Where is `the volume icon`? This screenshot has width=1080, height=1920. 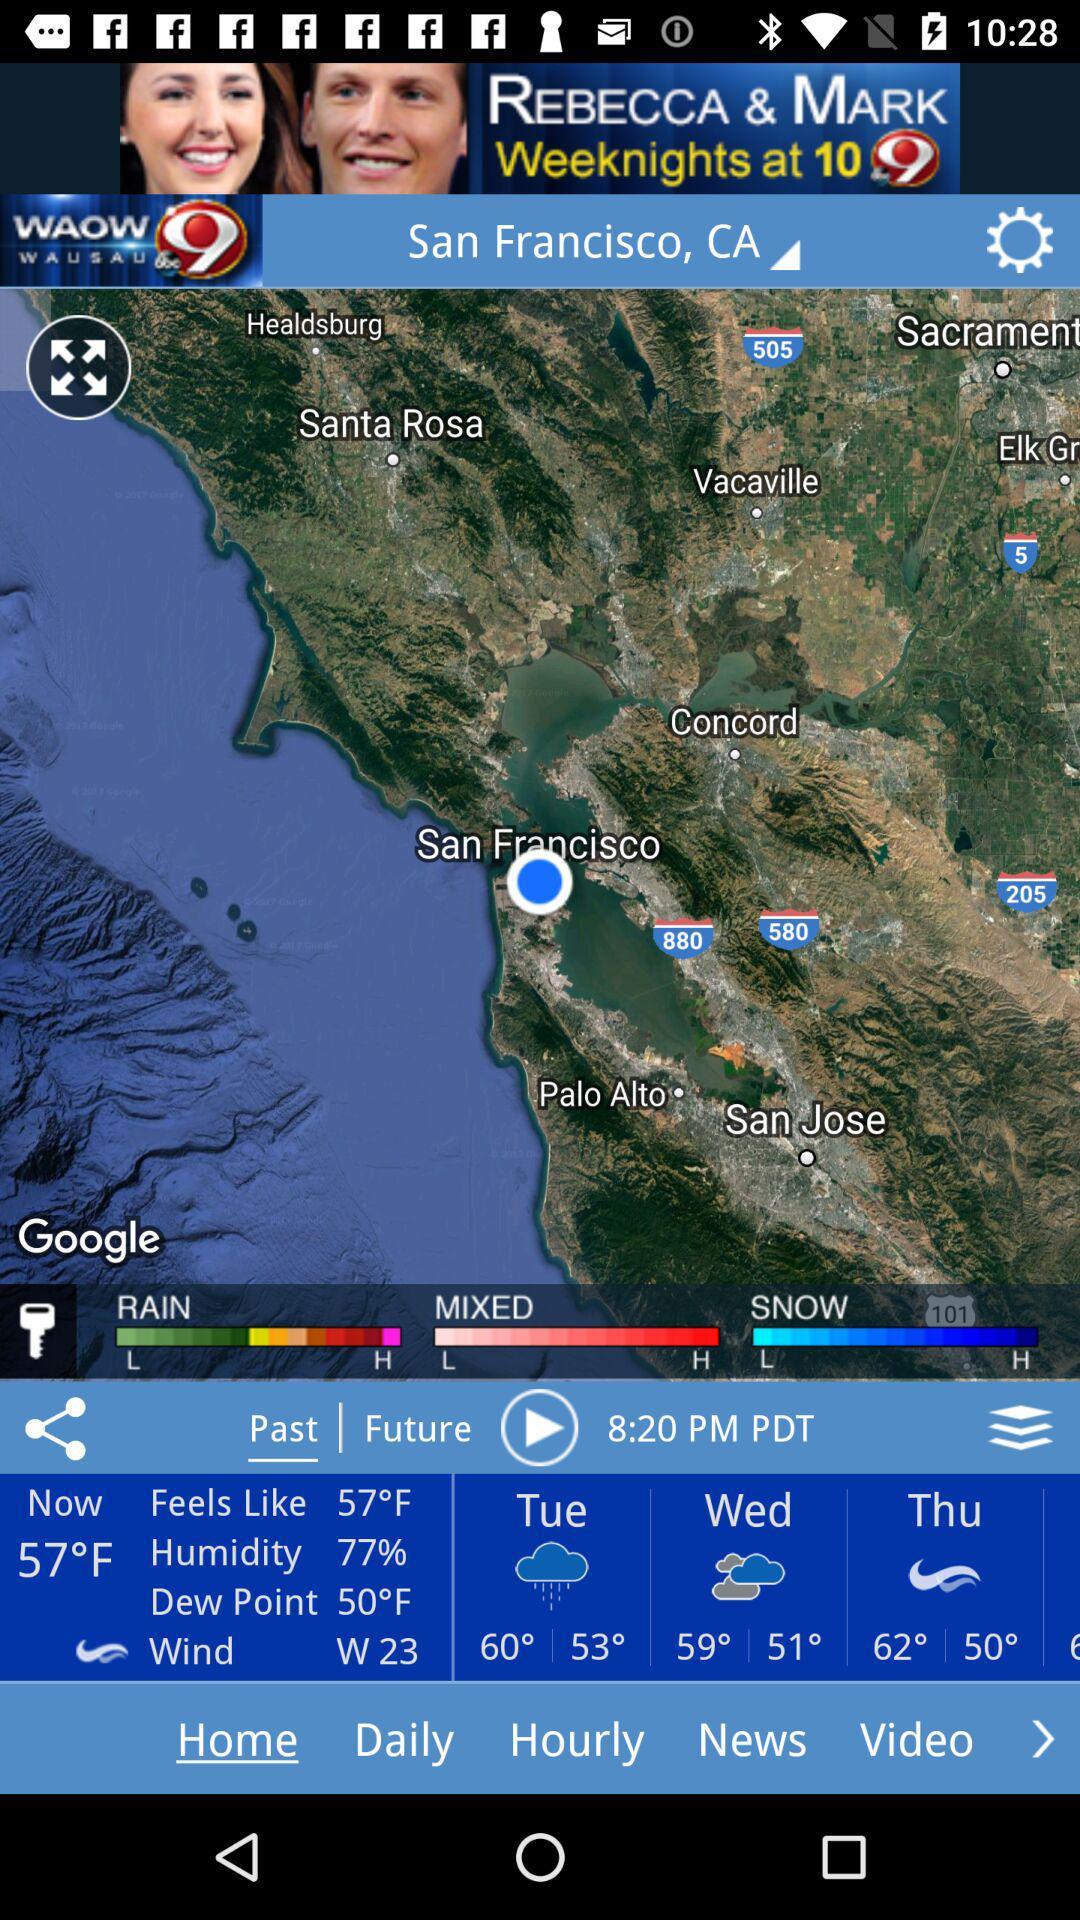 the volume icon is located at coordinates (131, 240).